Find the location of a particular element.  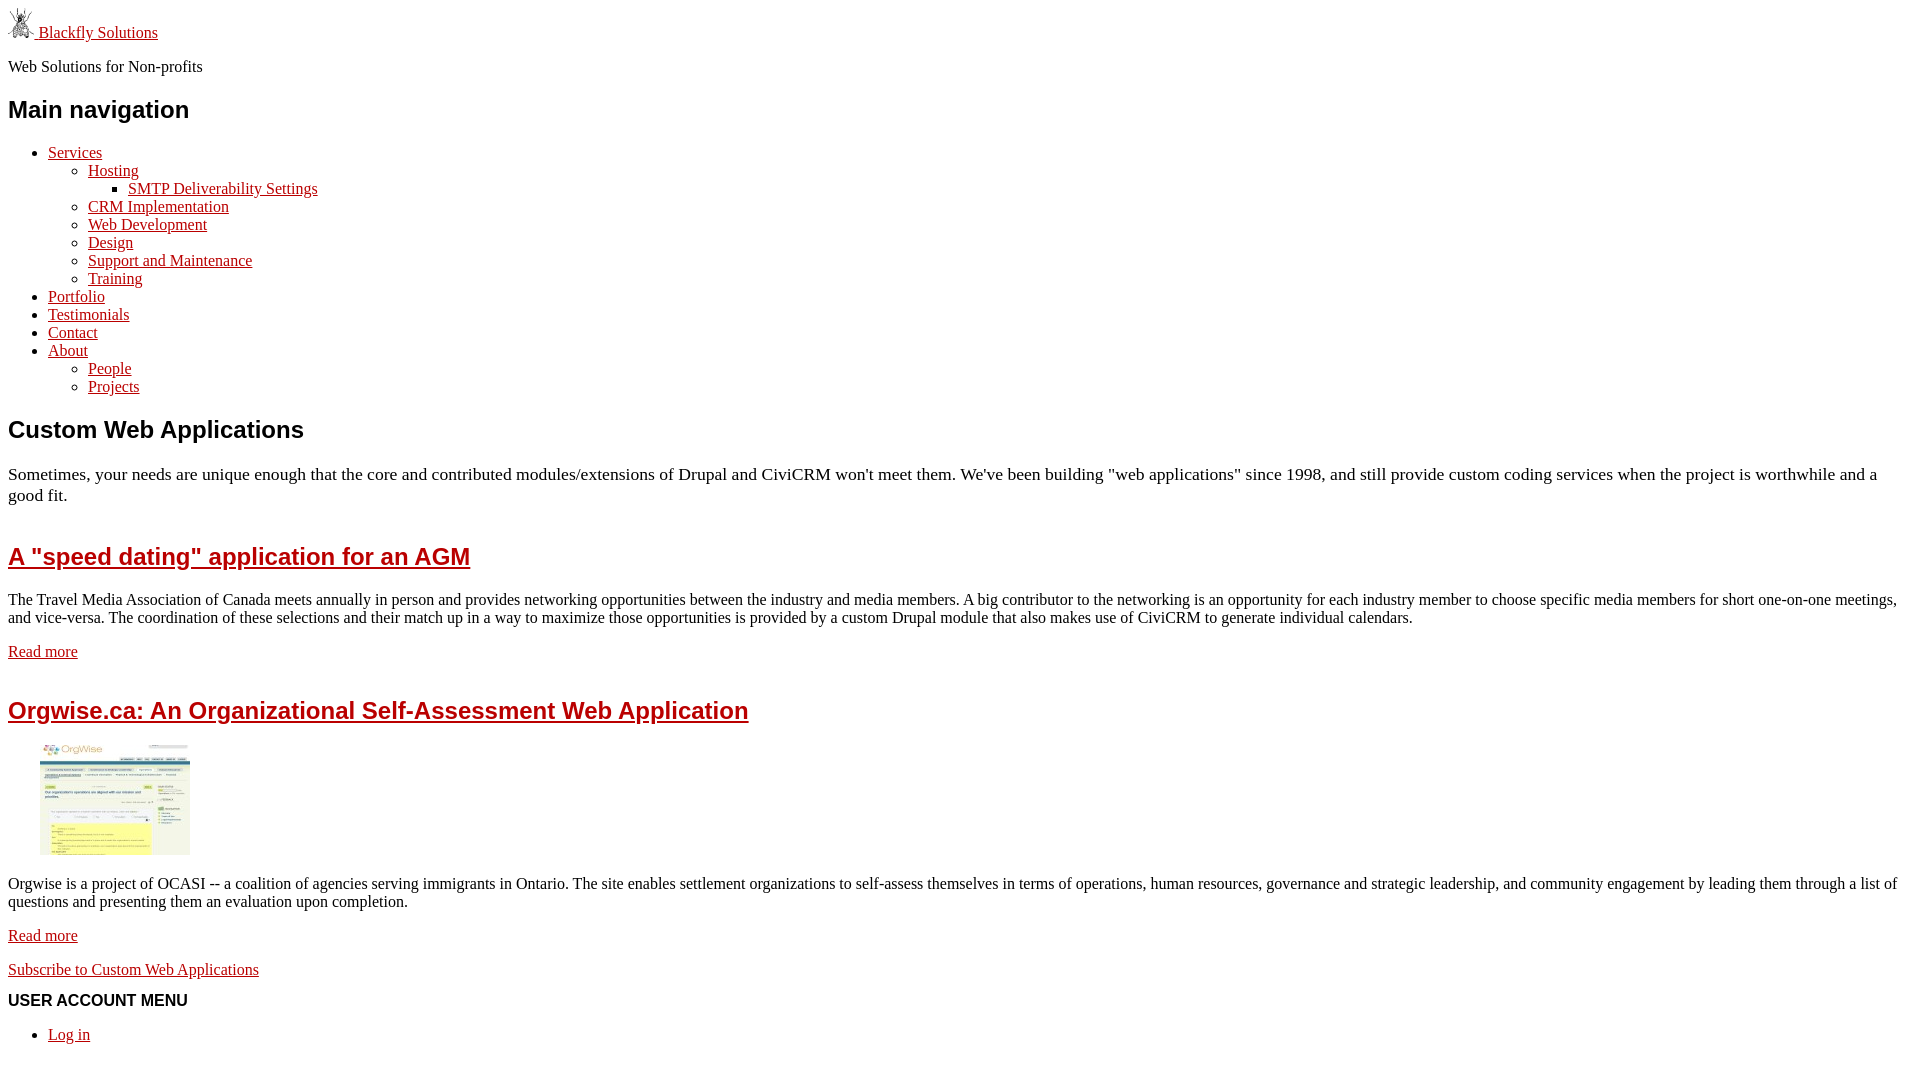

'Log in' is located at coordinates (68, 1034).